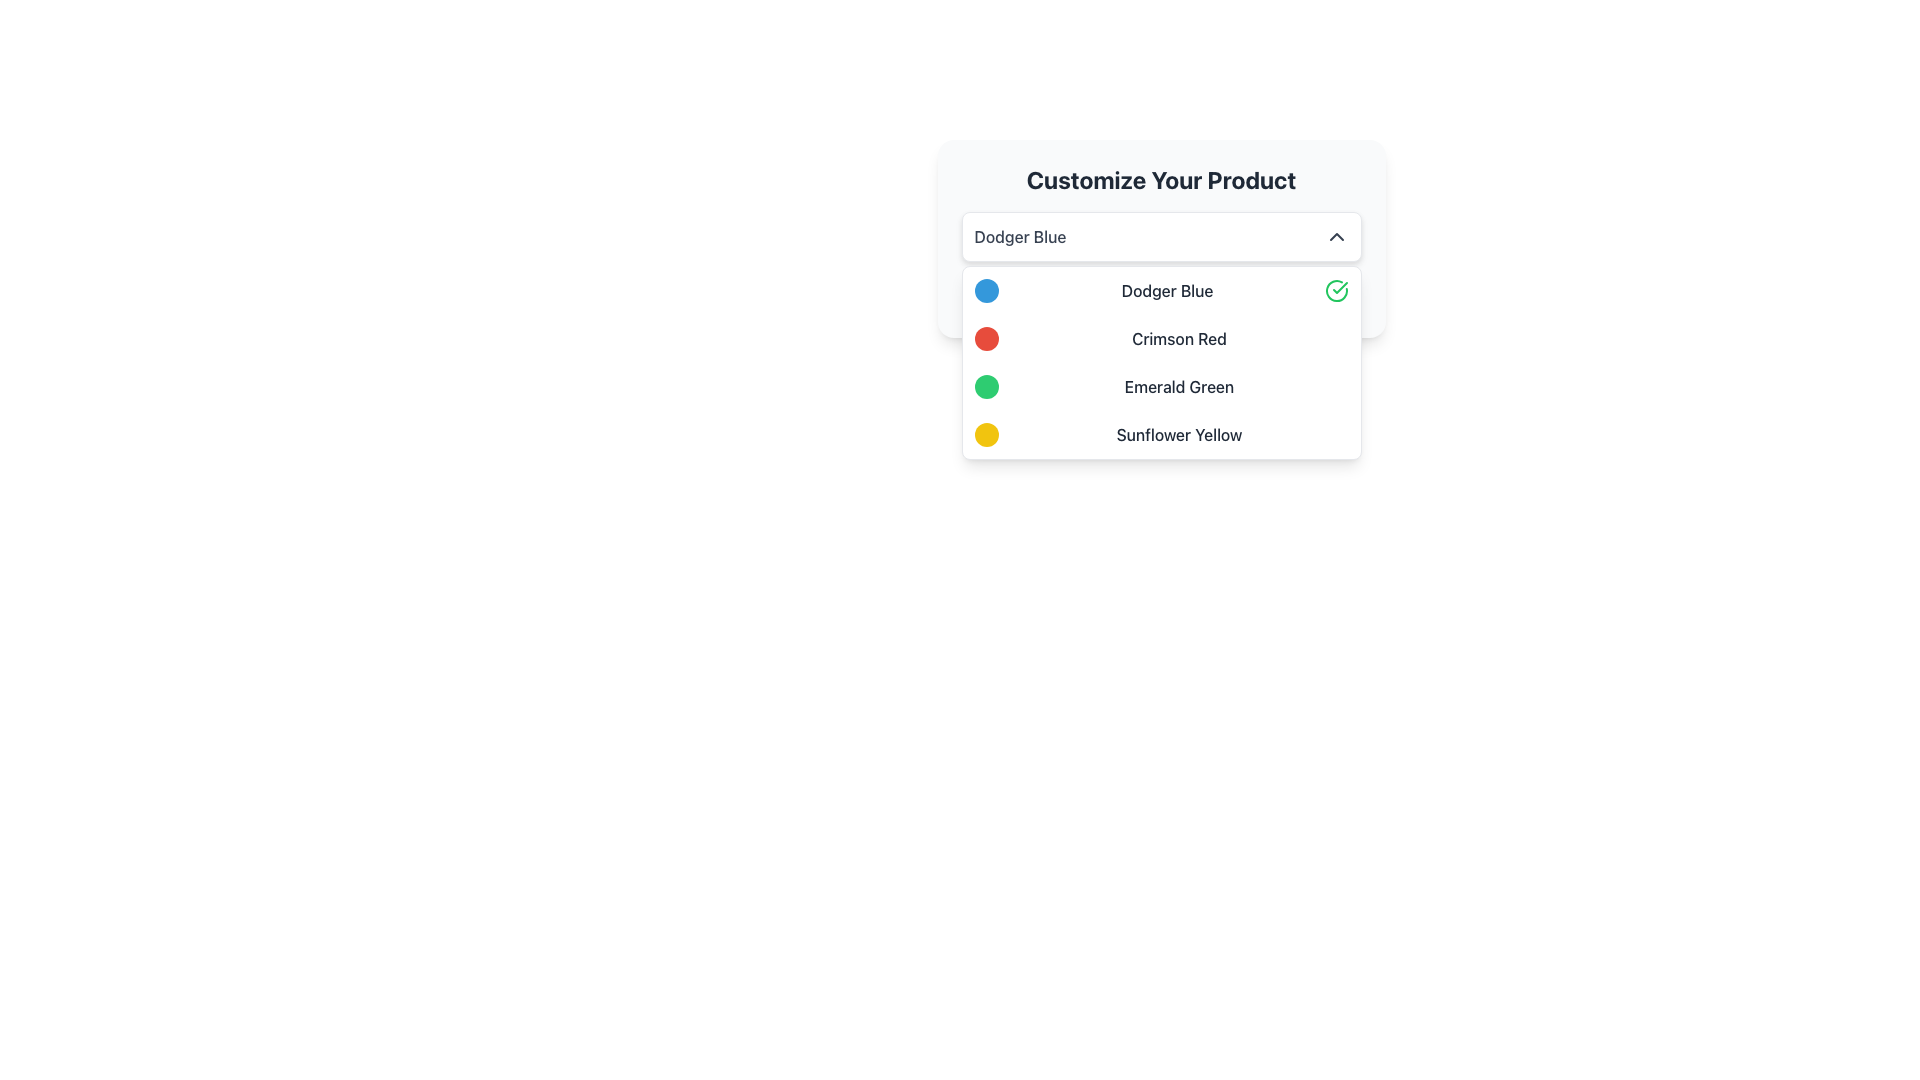  Describe the element at coordinates (986, 434) in the screenshot. I see `the Circular color indicator representing 'Sunflower Yellow' located on the leftmost side of the dropdown menu row` at that location.